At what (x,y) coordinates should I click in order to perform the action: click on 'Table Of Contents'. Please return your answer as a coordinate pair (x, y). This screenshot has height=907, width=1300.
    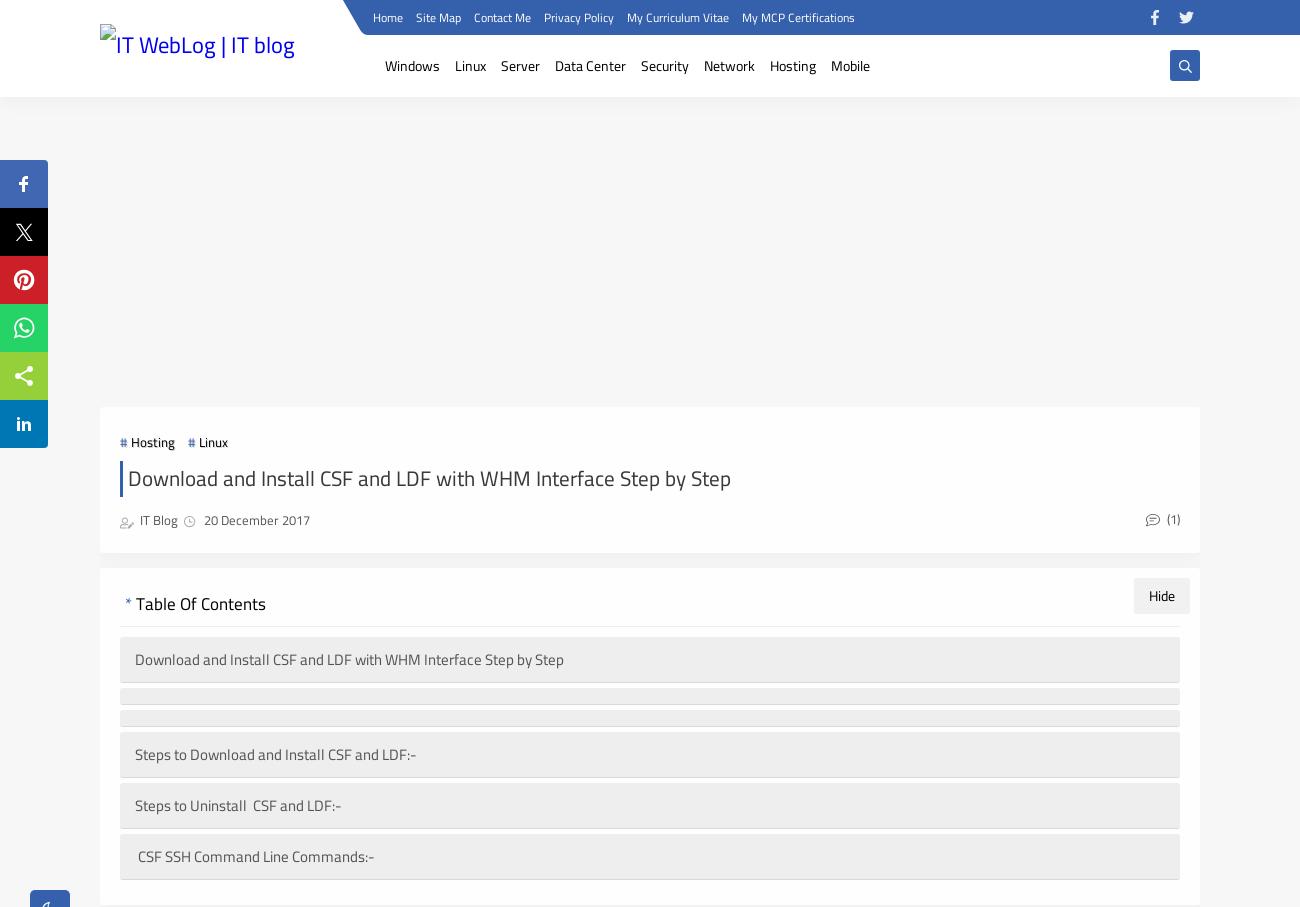
    Looking at the image, I should click on (134, 602).